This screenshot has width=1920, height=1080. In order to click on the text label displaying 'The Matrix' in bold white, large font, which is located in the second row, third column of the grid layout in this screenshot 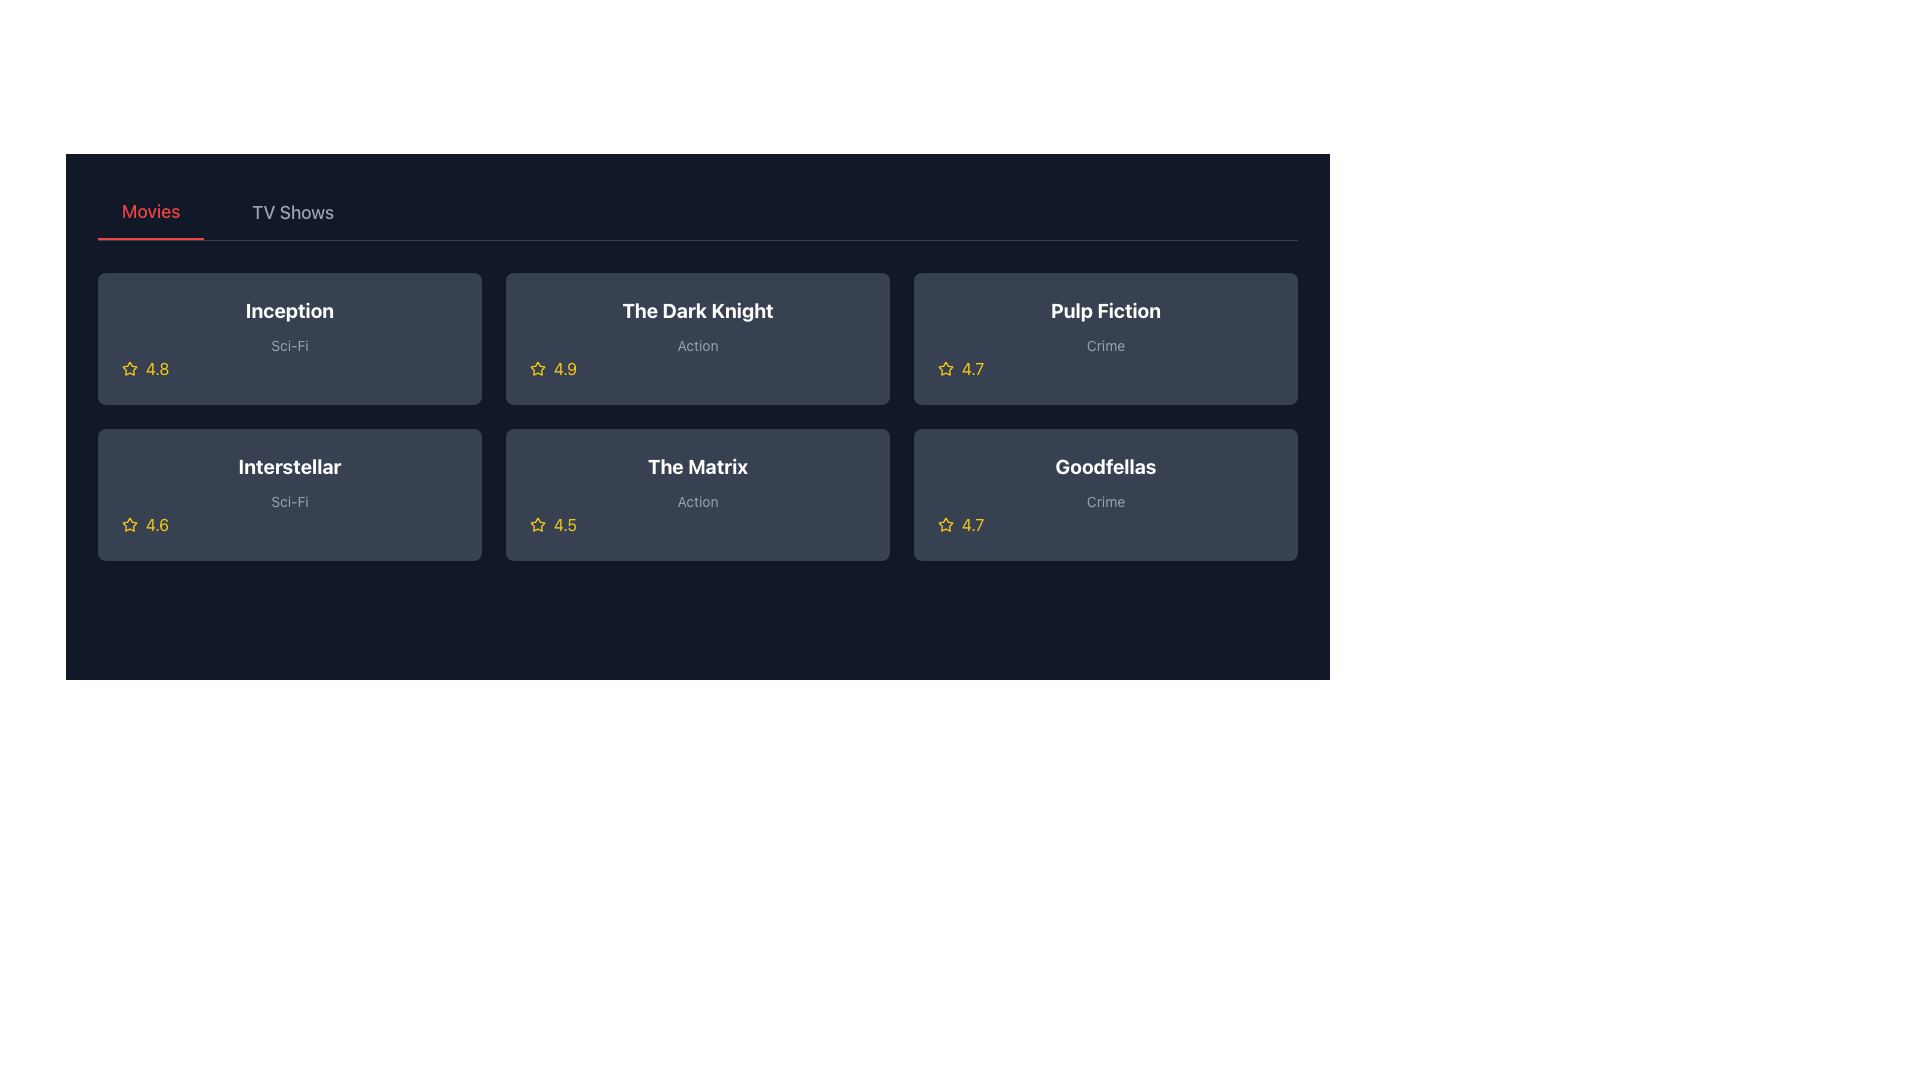, I will do `click(697, 466)`.